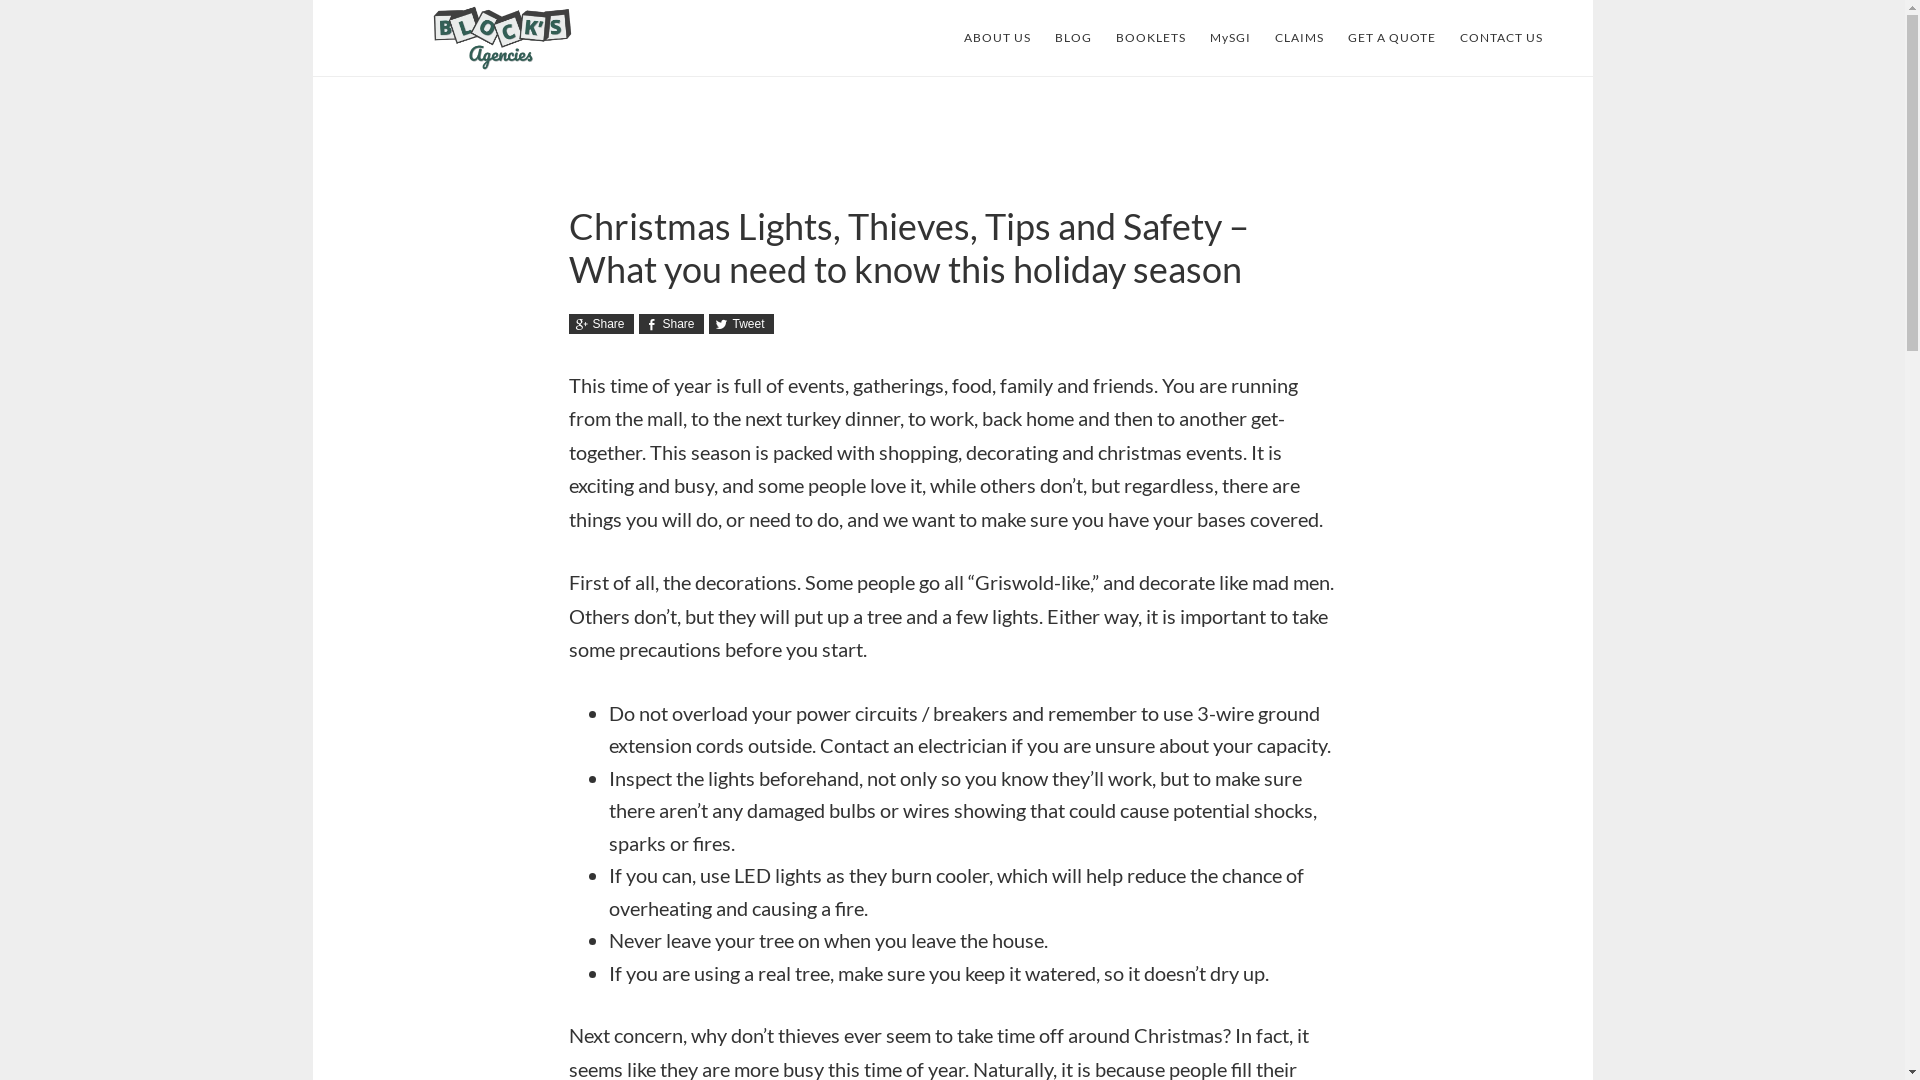 This screenshot has height=1080, width=1920. What do you see at coordinates (311, 0) in the screenshot?
I see `'Skip to main content'` at bounding box center [311, 0].